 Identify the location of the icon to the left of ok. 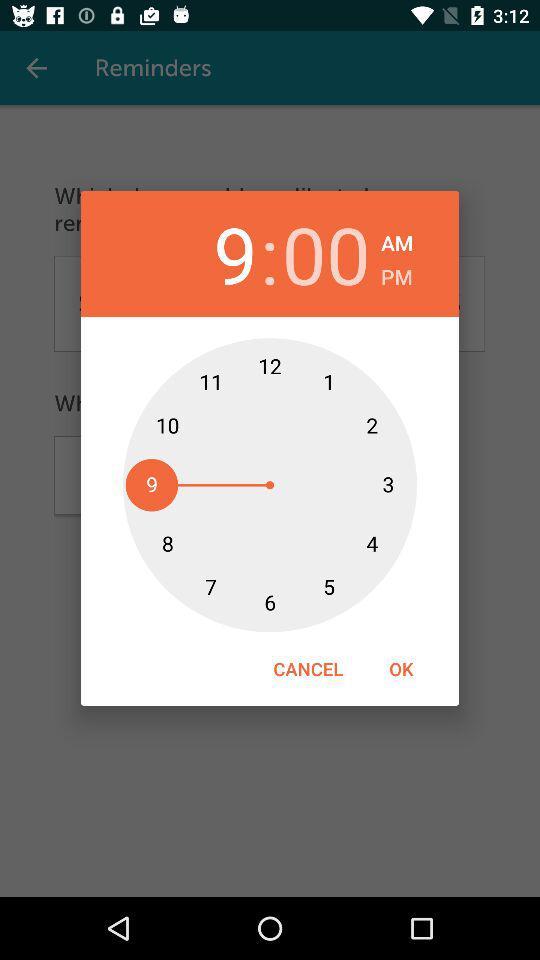
(308, 669).